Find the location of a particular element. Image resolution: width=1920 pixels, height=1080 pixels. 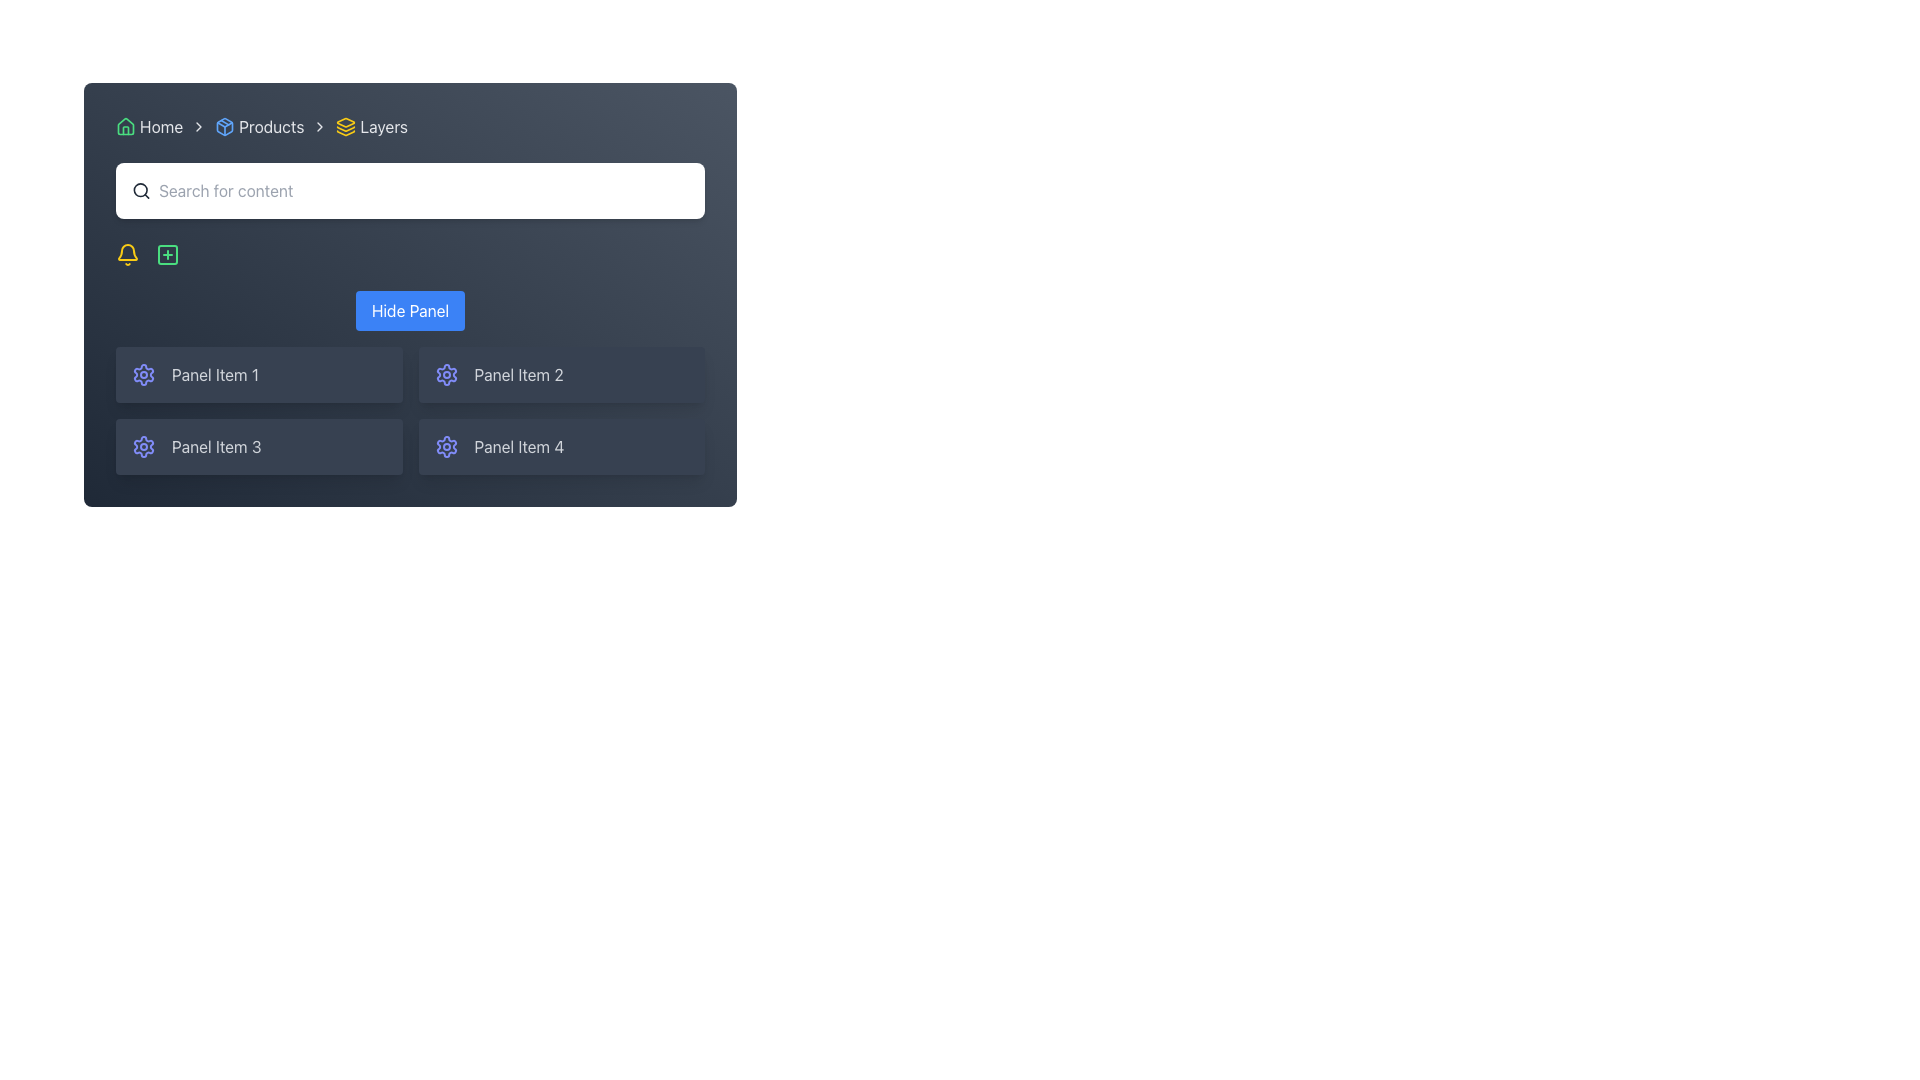

the bottom stripe of the layered decorative graphic element in the SVG icon, which is styled consistently with its two sibling stripes above it is located at coordinates (346, 133).